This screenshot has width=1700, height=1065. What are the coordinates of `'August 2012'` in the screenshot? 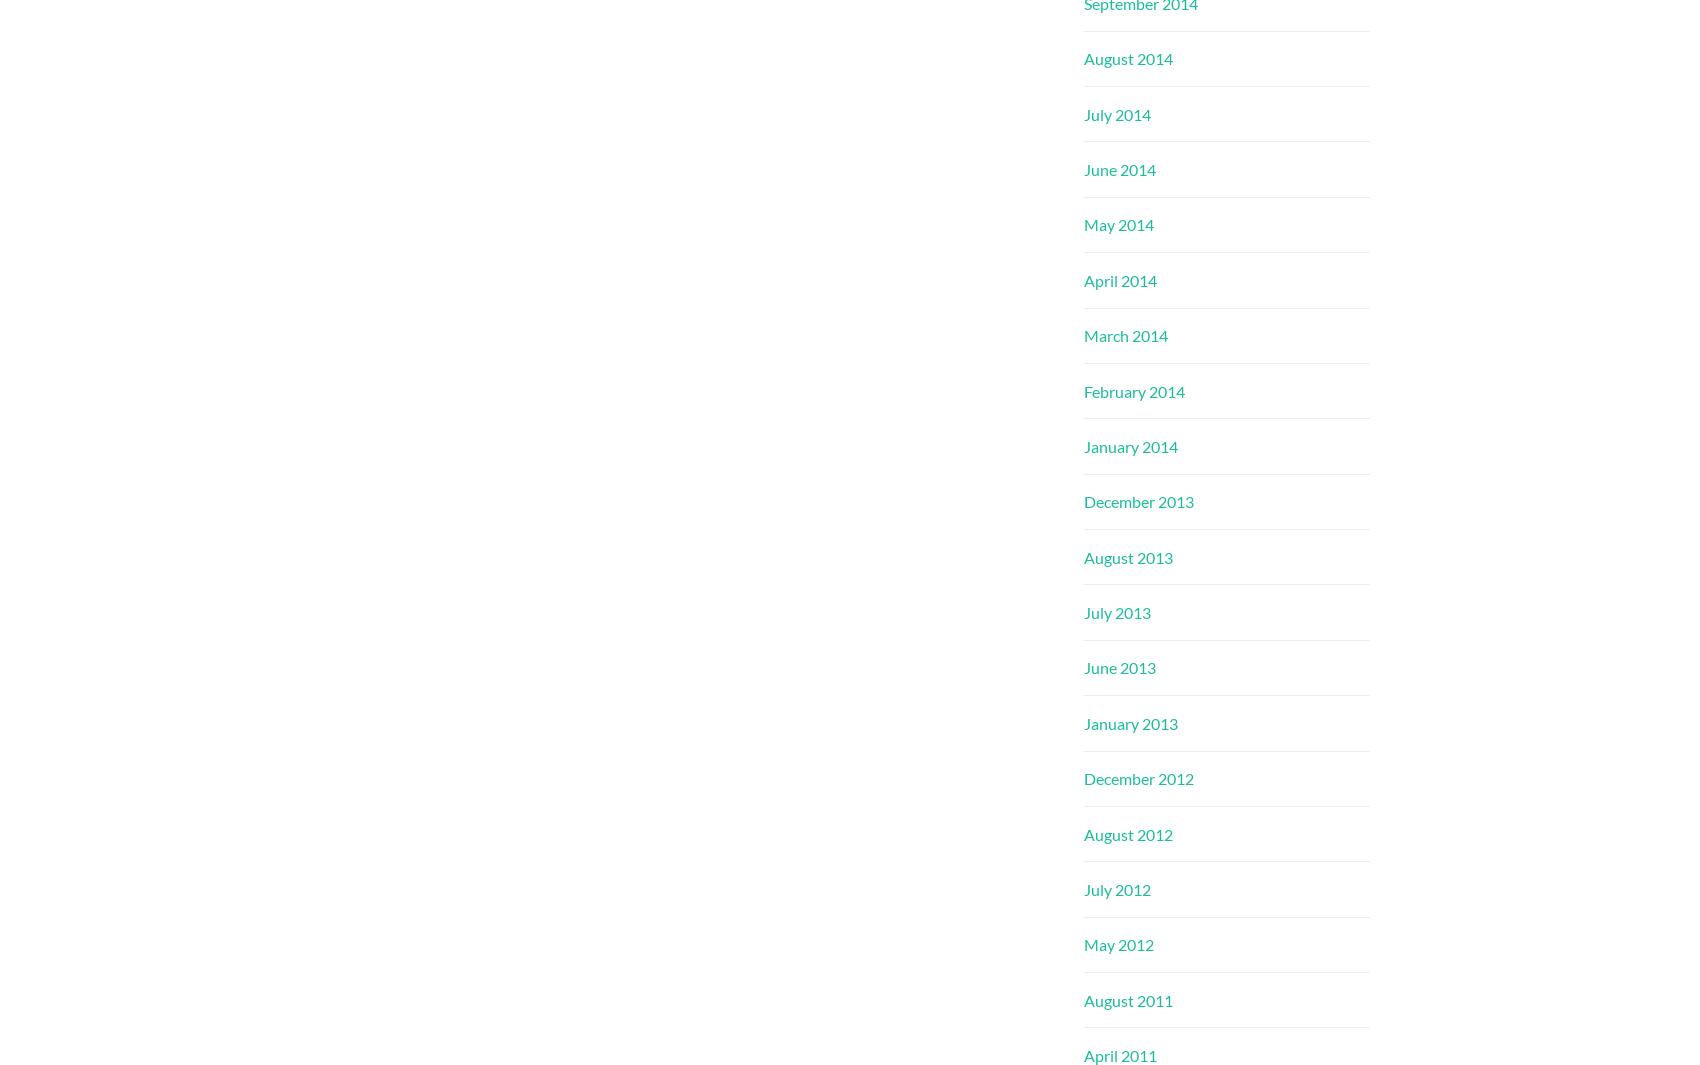 It's located at (1128, 833).